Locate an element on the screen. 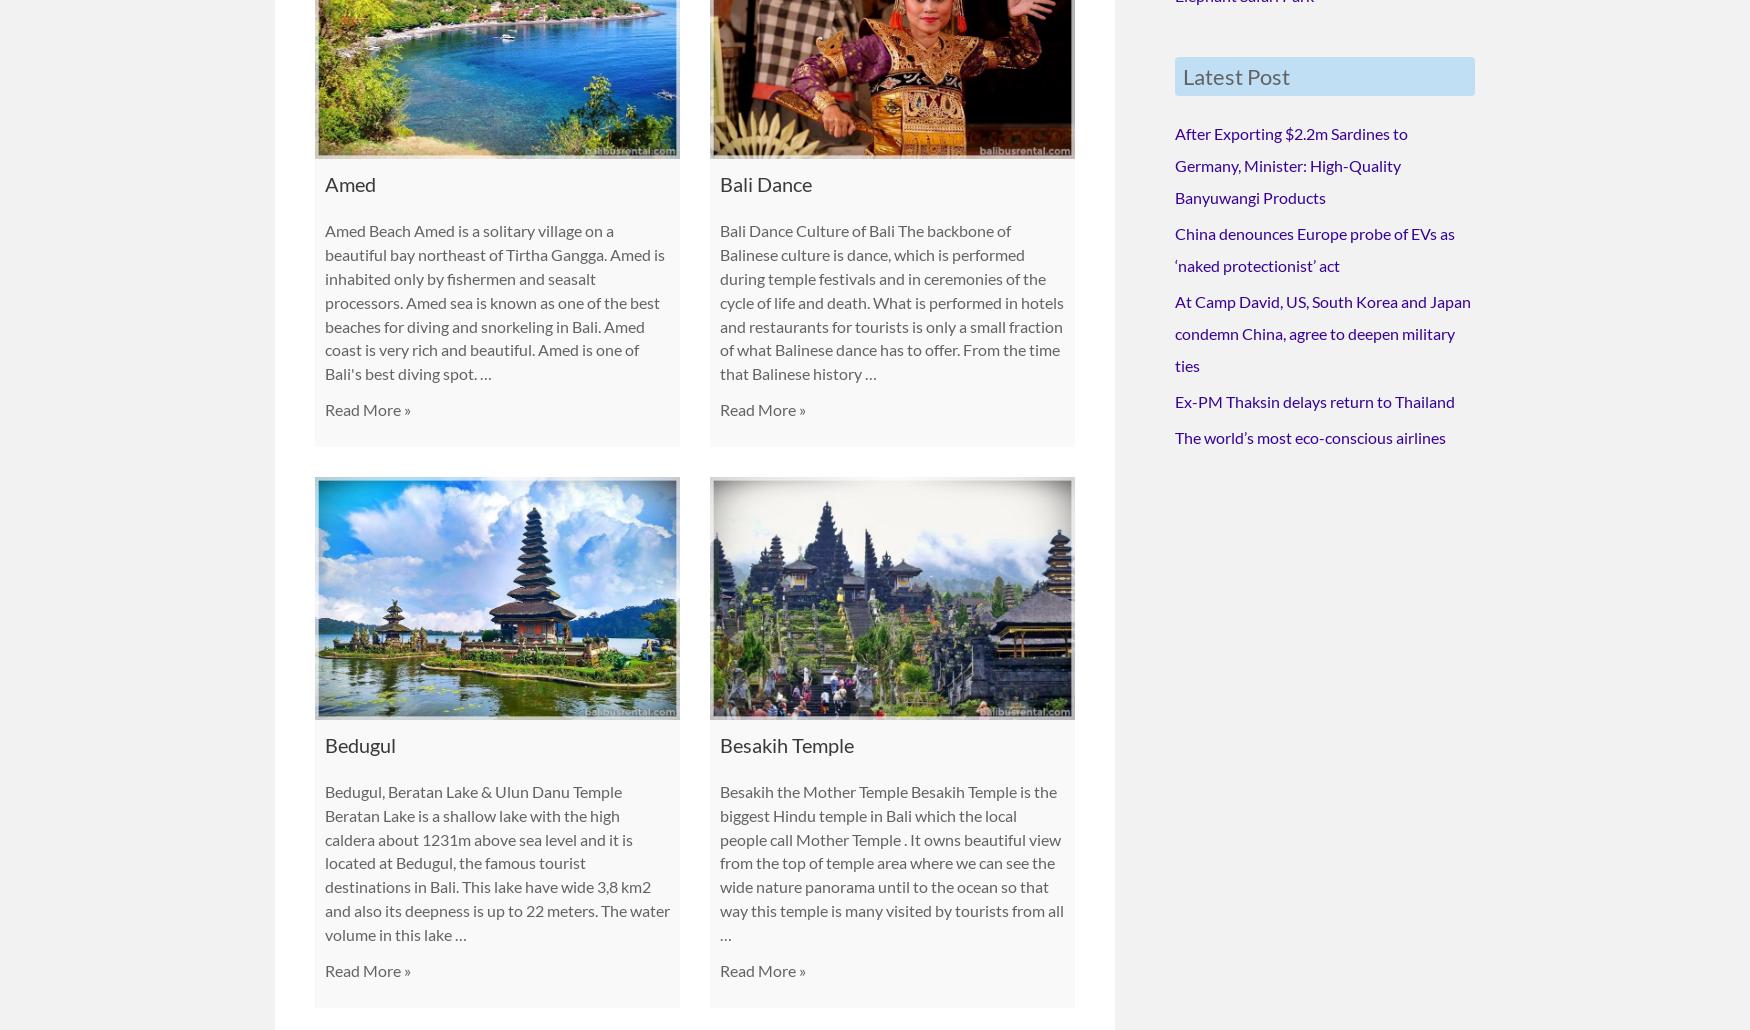  'Ex-PM Thaksin delays return to Thailand' is located at coordinates (1314, 396).